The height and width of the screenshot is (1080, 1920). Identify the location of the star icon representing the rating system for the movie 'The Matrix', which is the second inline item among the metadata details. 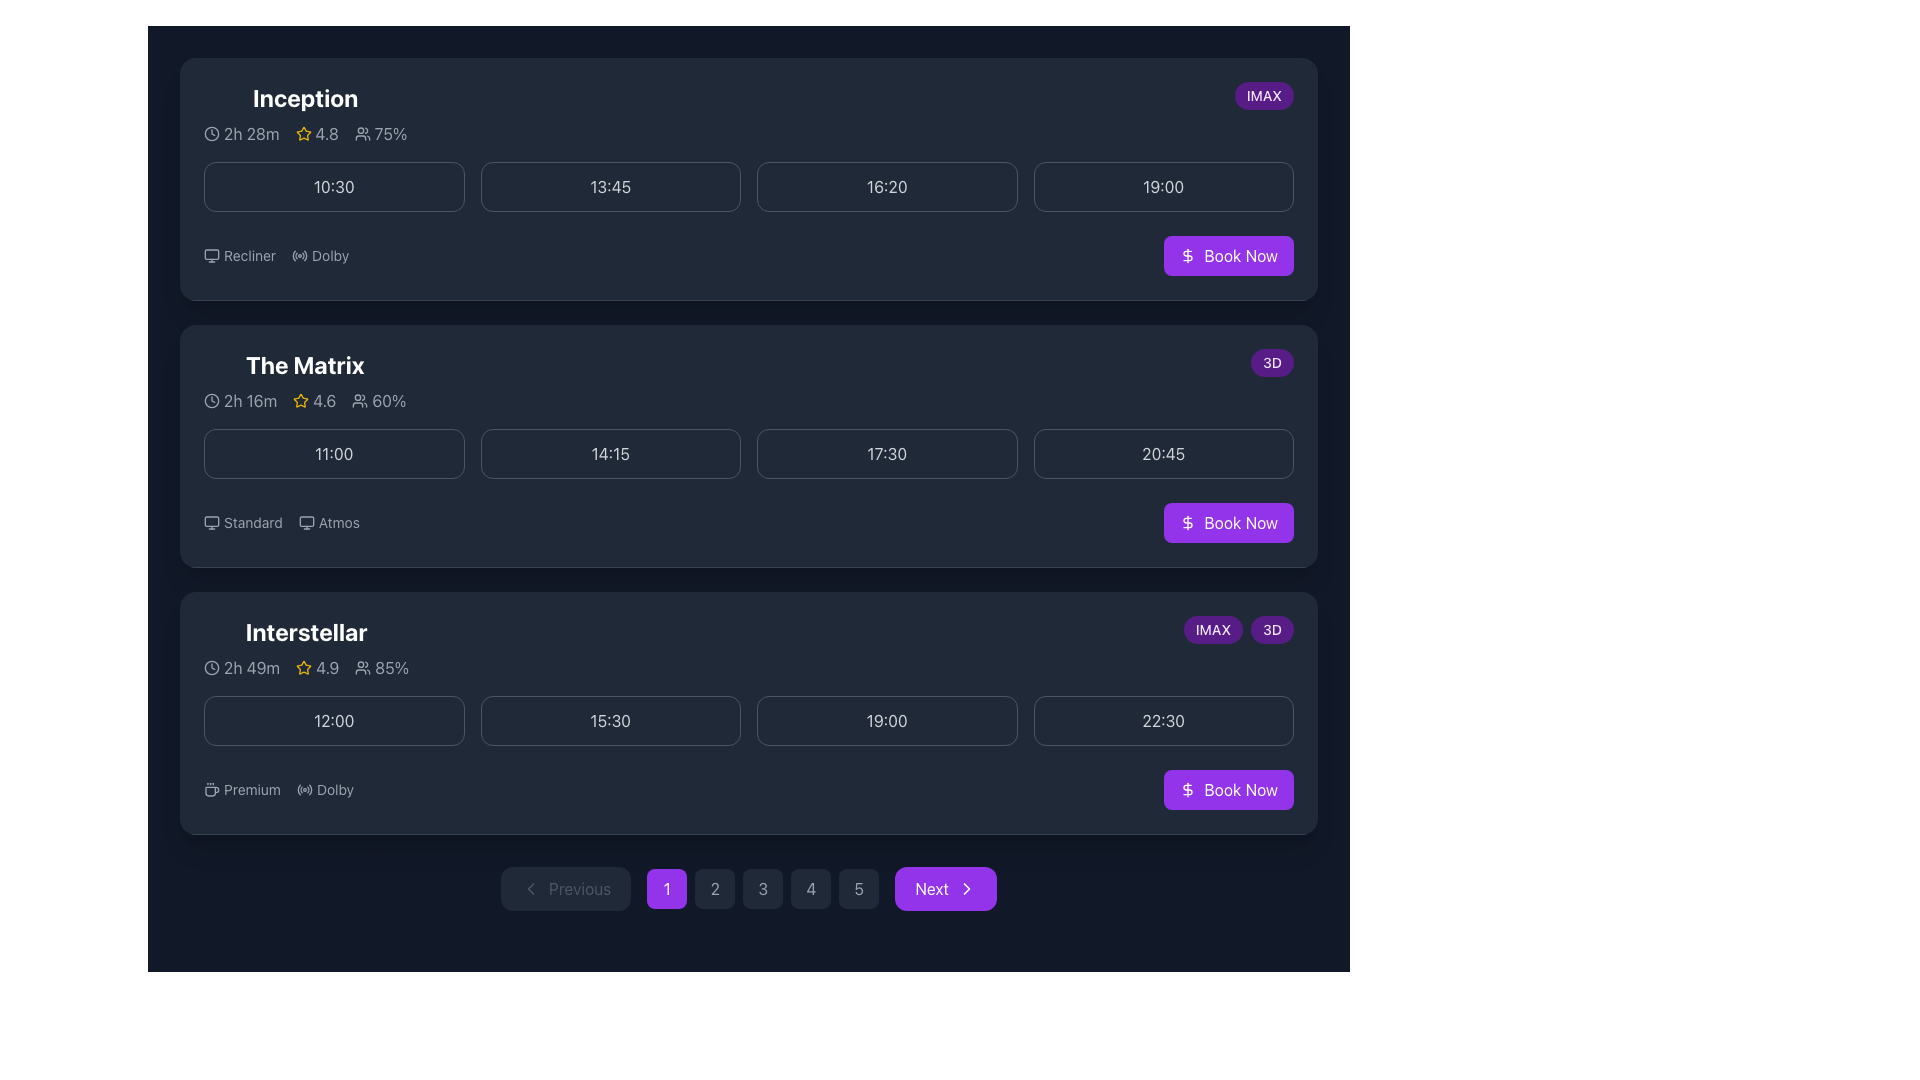
(304, 401).